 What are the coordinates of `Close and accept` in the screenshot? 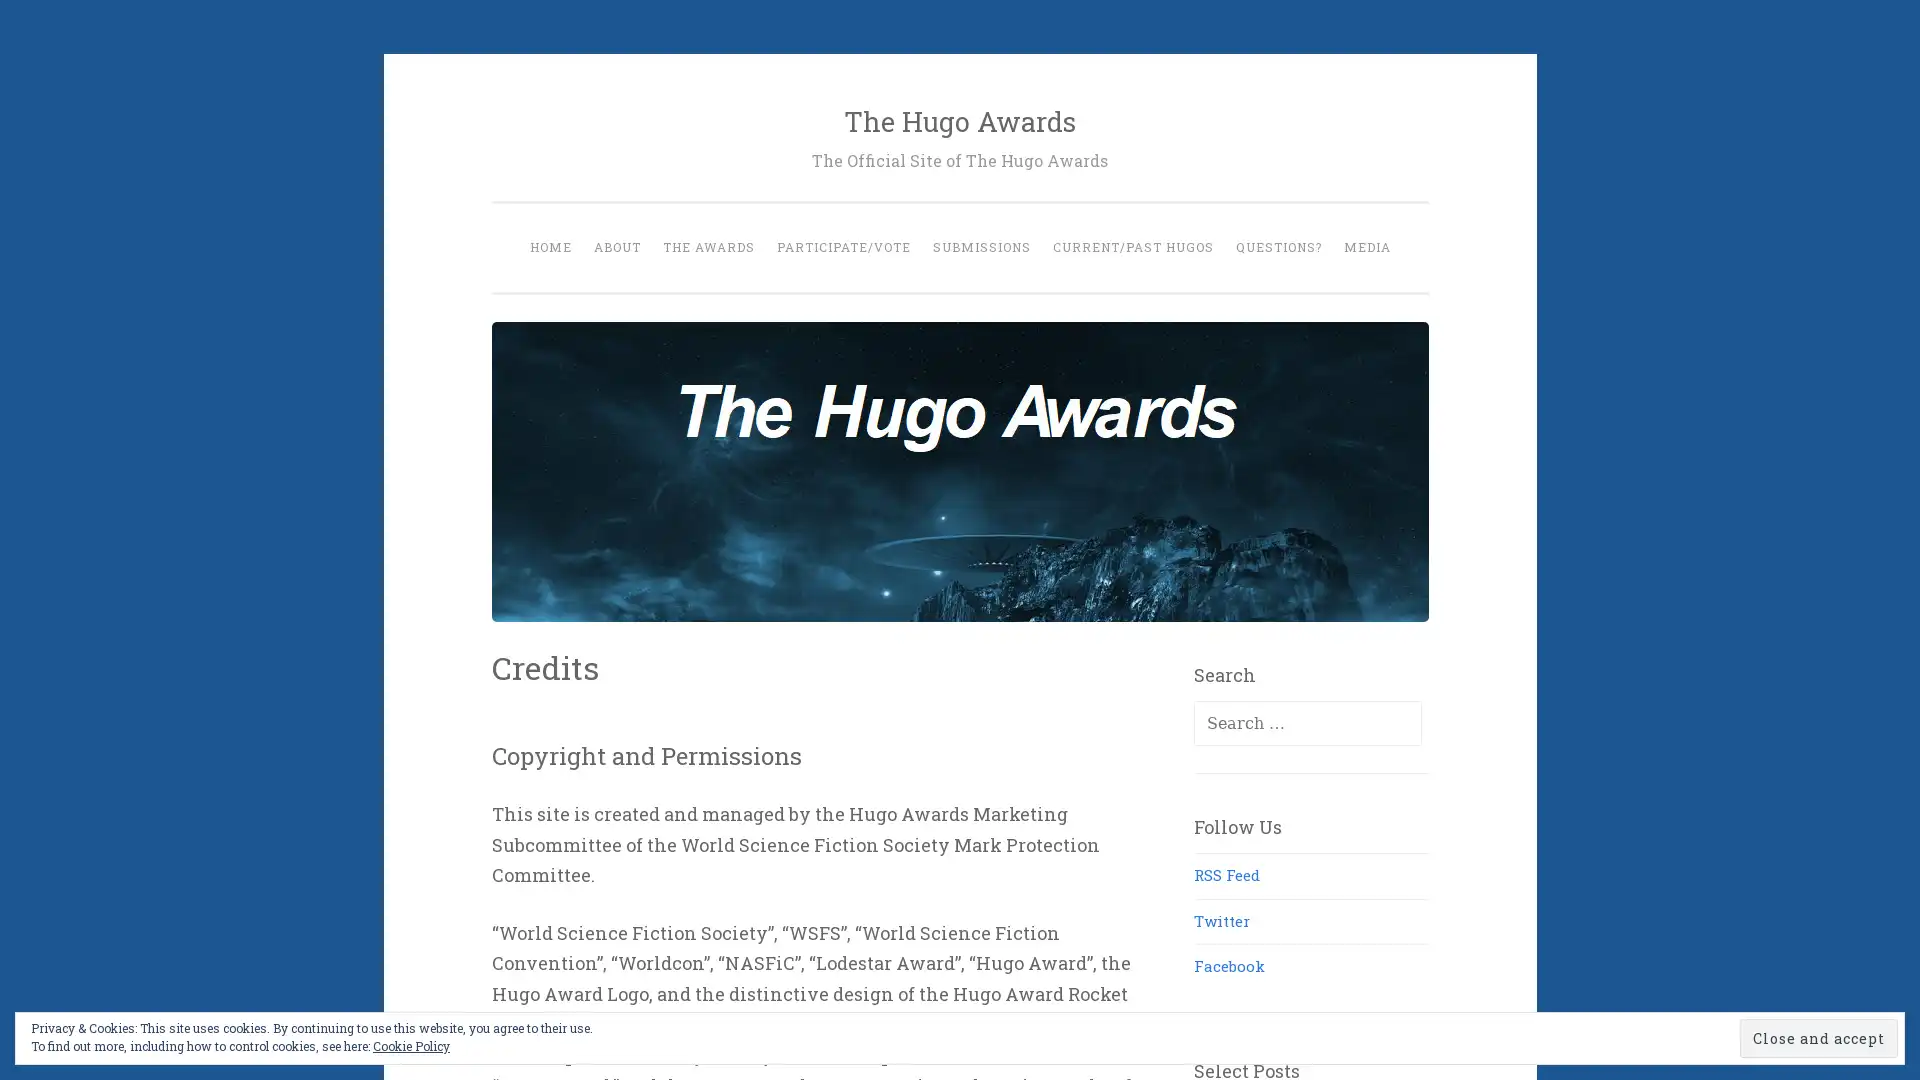 It's located at (1819, 1037).